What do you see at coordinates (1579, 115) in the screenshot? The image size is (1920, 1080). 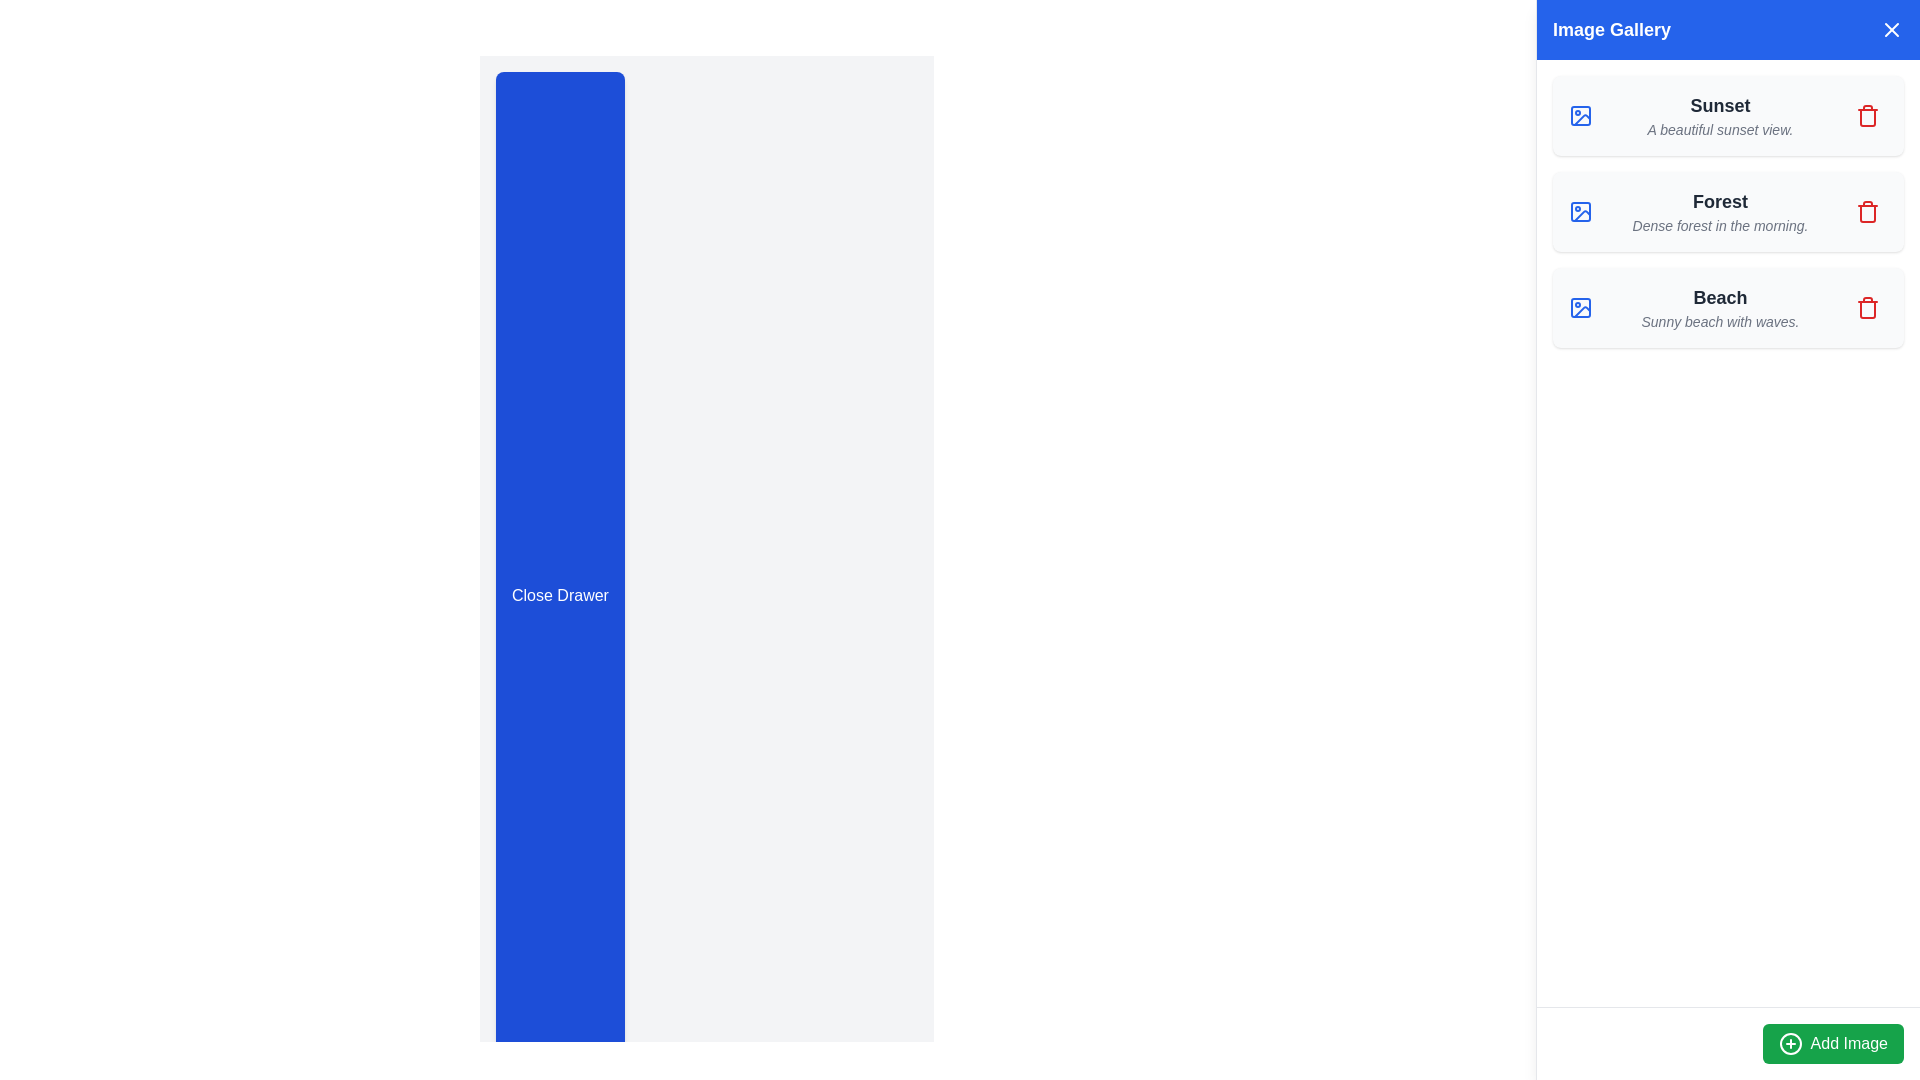 I see `the SVG graphical element representing the image placeholder for the first entry titled 'Sunset' in the 'Image Gallery' section to interact with the associated image` at bounding box center [1579, 115].